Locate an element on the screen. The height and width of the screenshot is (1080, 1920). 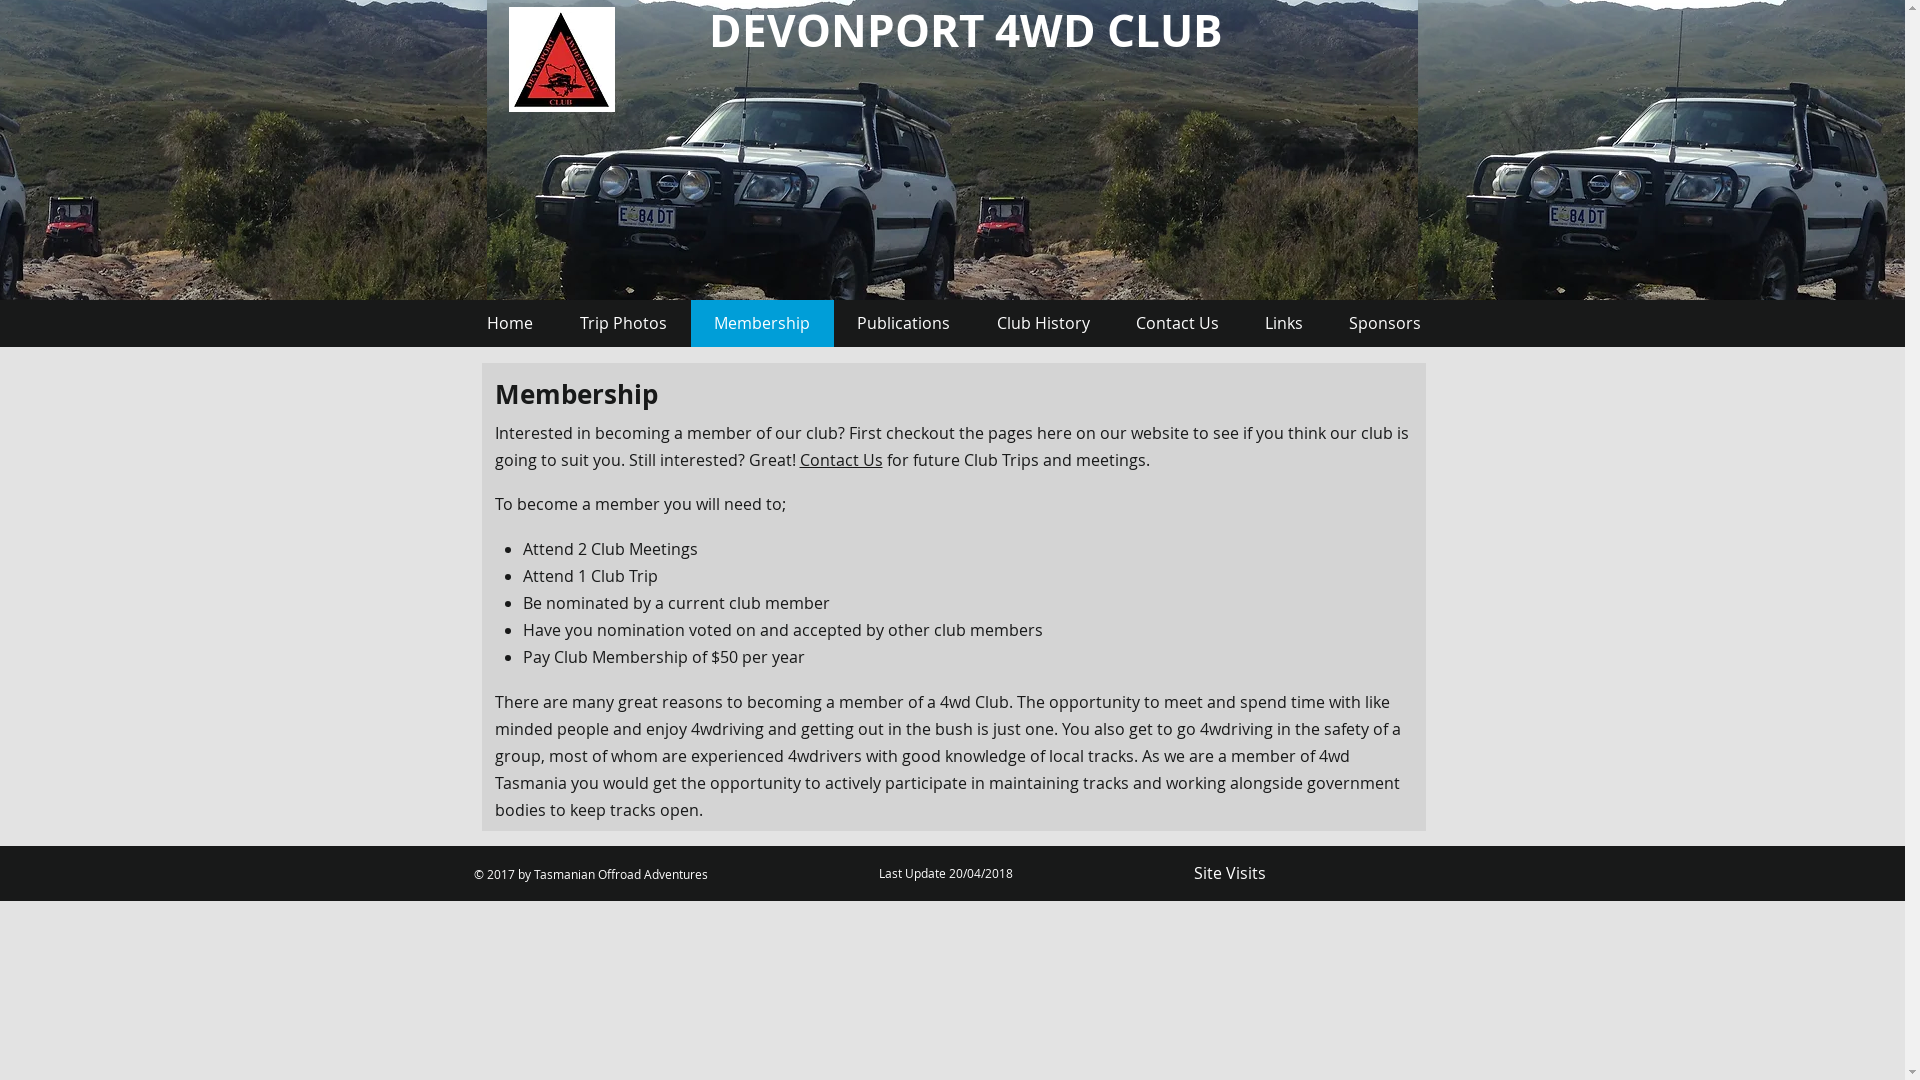
'Links' is located at coordinates (1283, 322).